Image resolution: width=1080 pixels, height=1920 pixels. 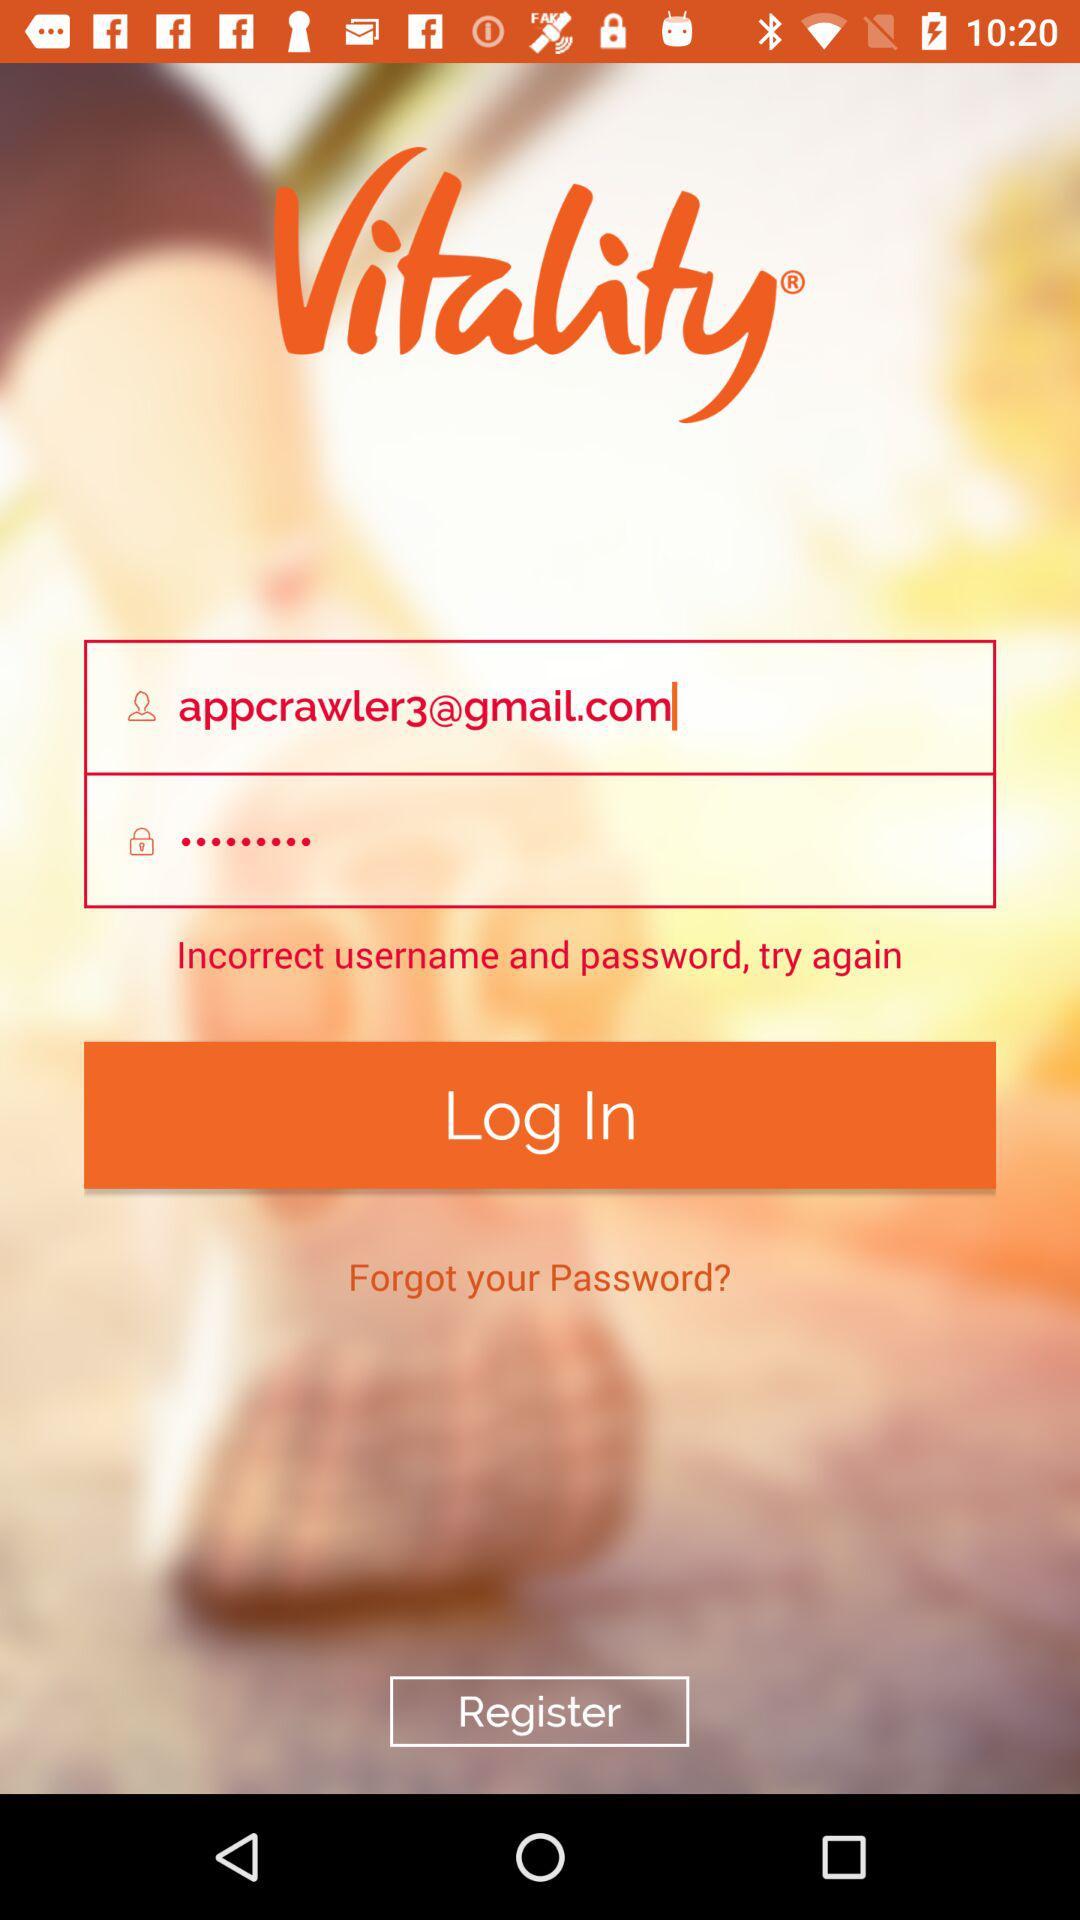 What do you see at coordinates (538, 1275) in the screenshot?
I see `forgot your password?` at bounding box center [538, 1275].